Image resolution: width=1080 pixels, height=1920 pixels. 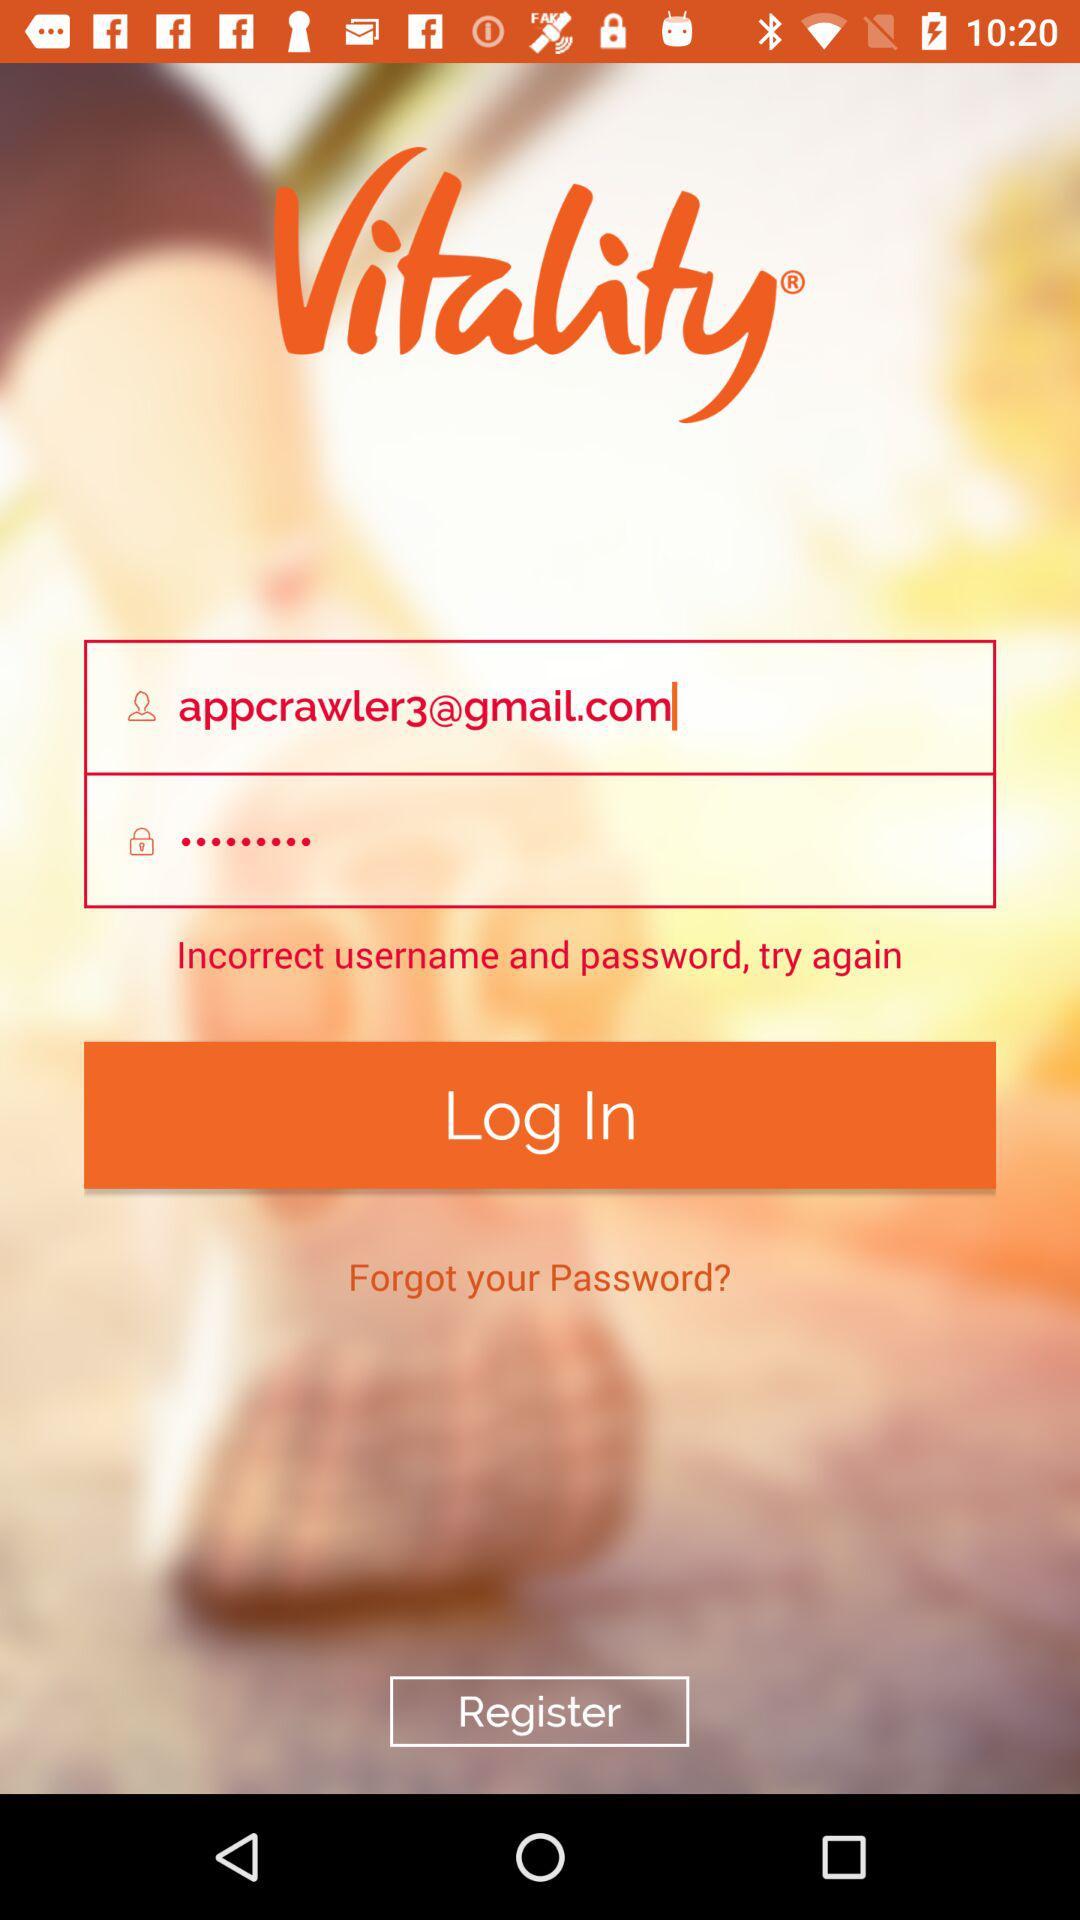 What do you see at coordinates (538, 1275) in the screenshot?
I see `forgot your password?` at bounding box center [538, 1275].